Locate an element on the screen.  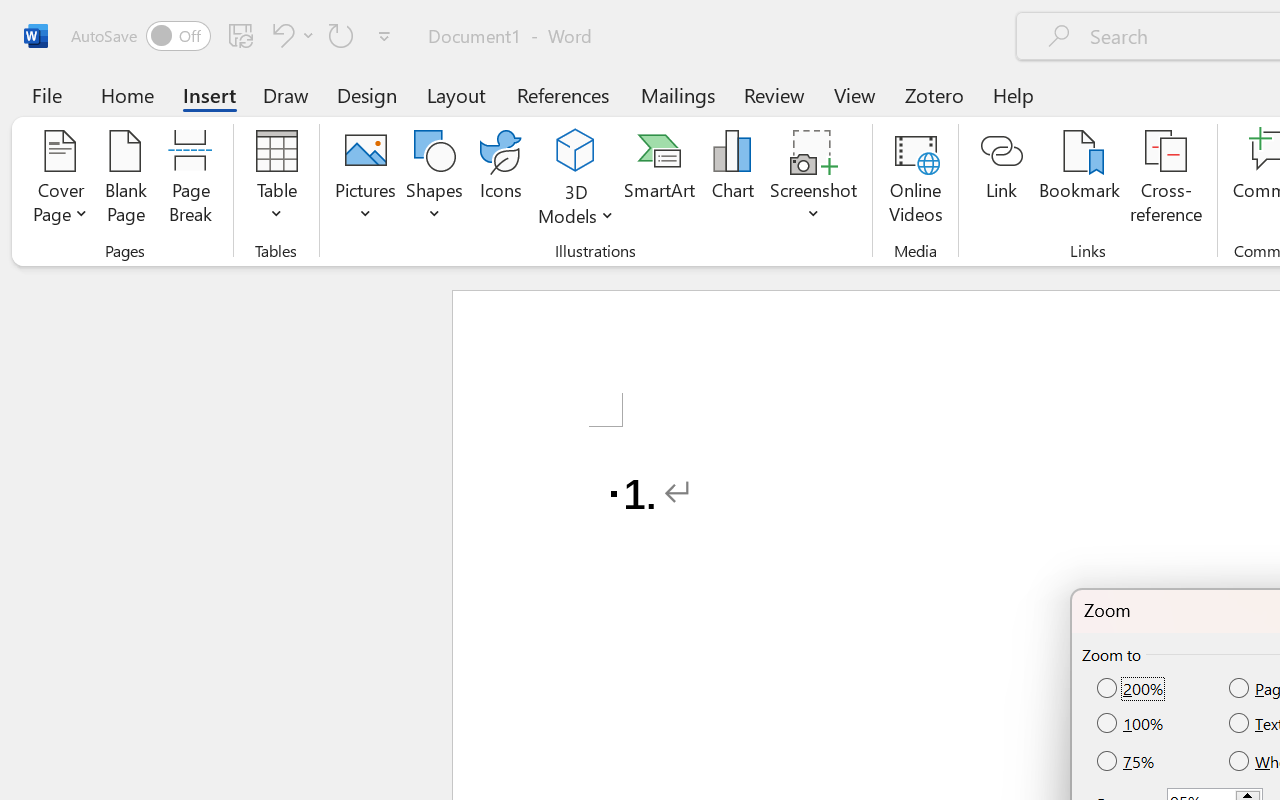
'Table' is located at coordinates (276, 179).